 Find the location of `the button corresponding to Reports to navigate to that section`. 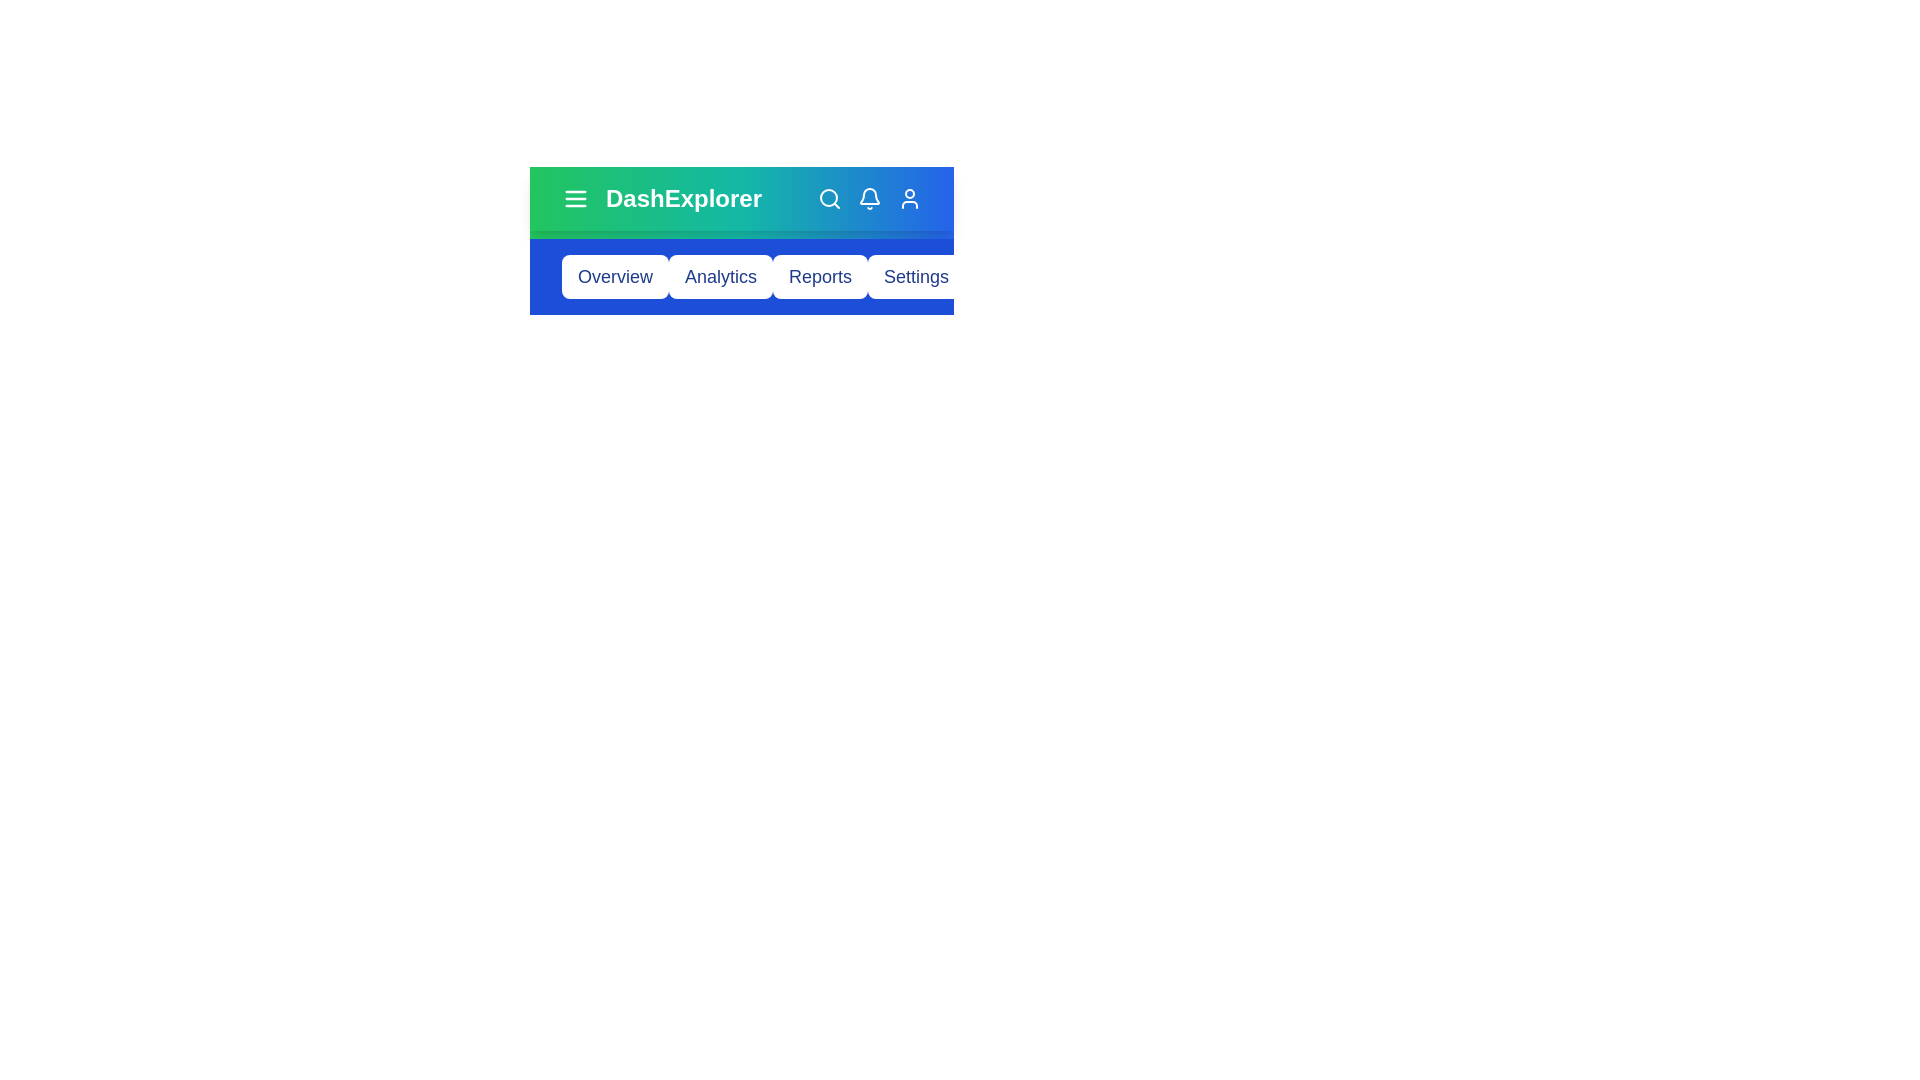

the button corresponding to Reports to navigate to that section is located at coordinates (820, 277).